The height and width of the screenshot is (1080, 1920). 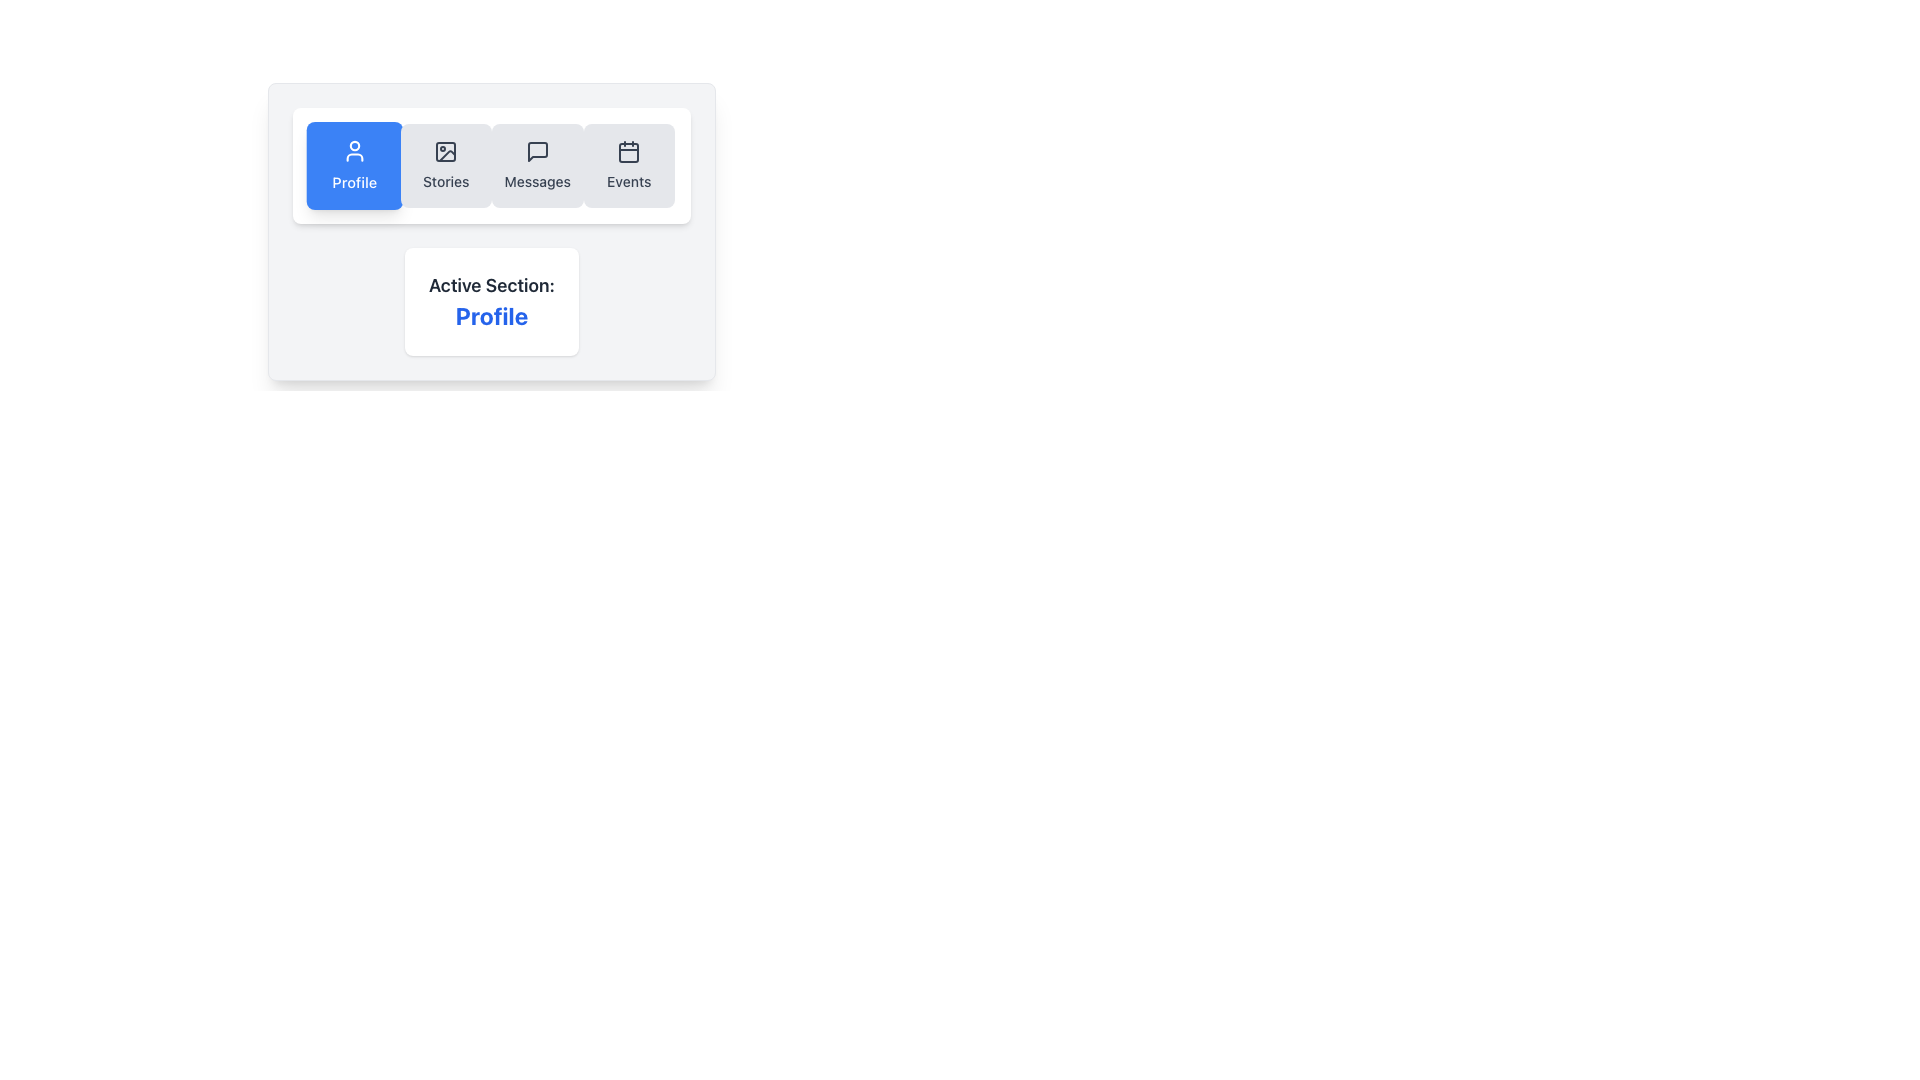 I want to click on a section in the Navigation Toolbar, so click(x=491, y=164).